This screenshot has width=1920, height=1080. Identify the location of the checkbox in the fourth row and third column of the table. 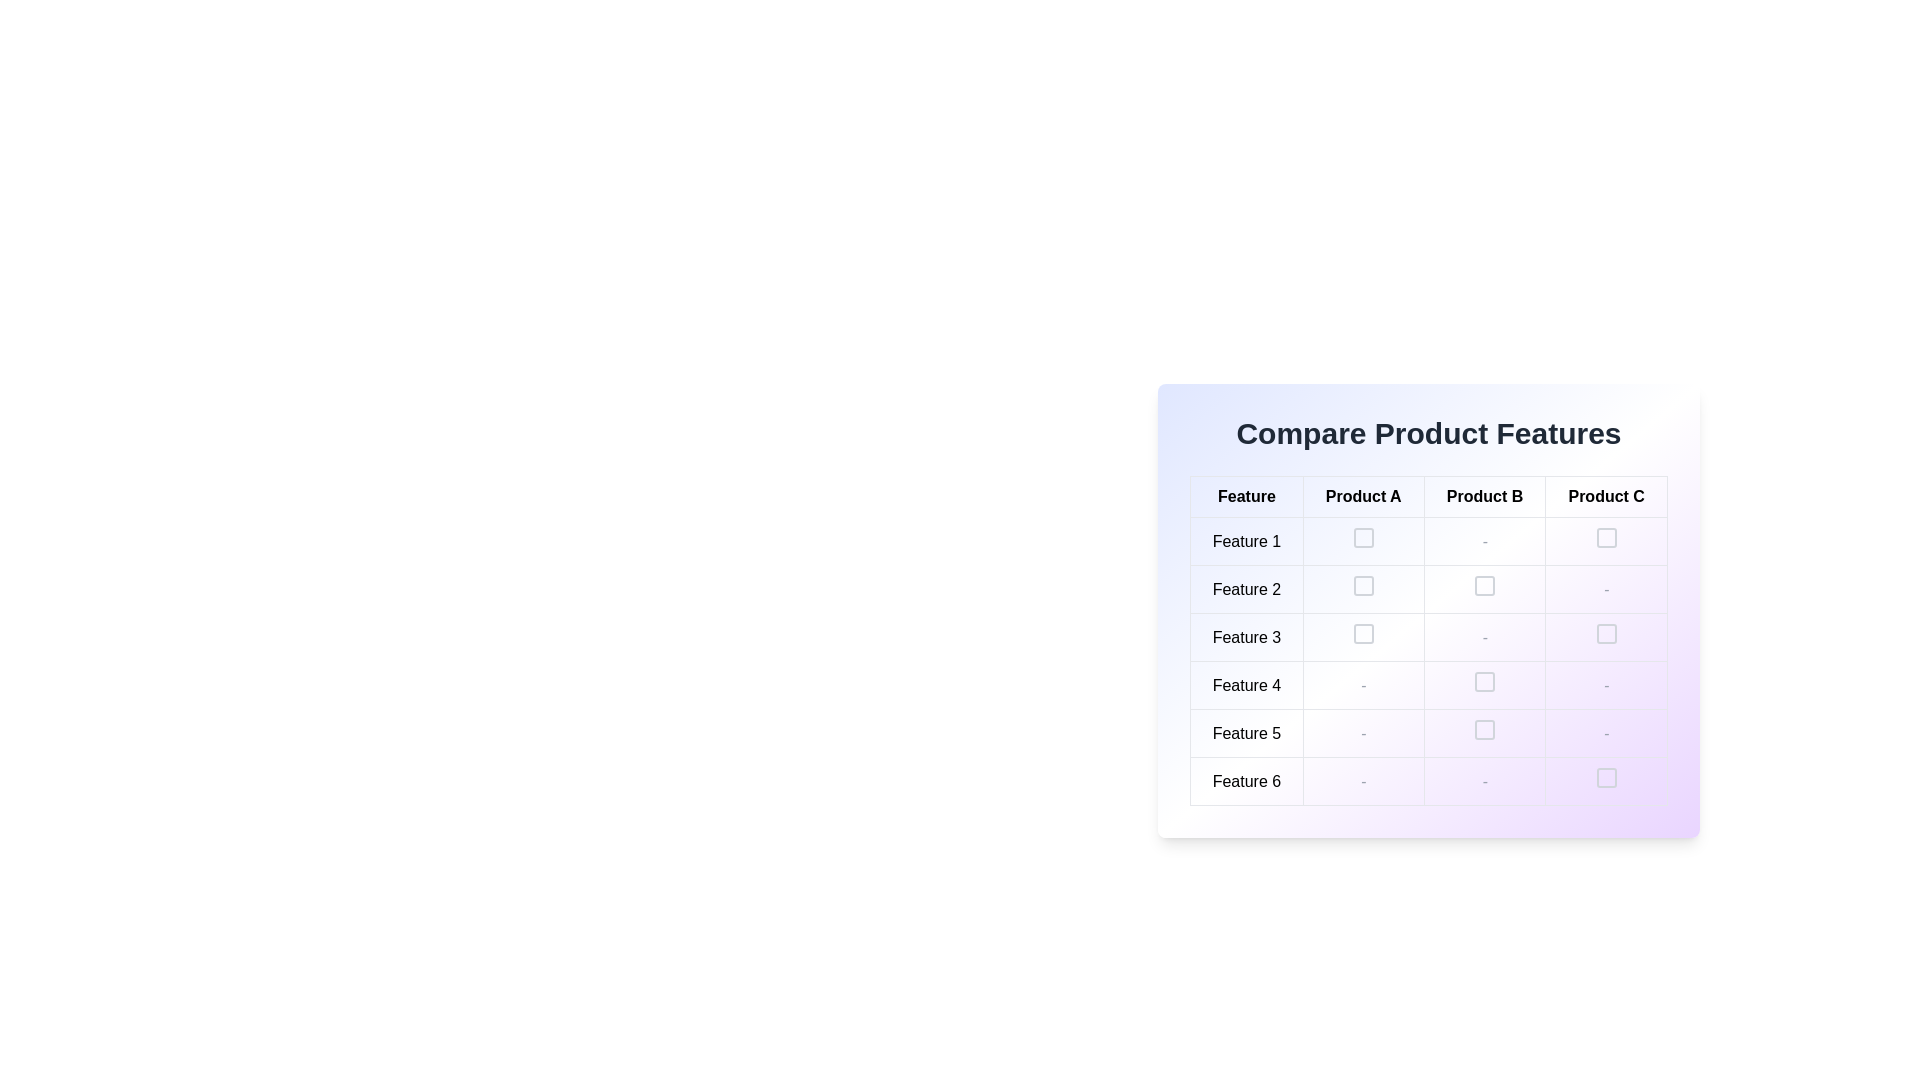
(1485, 684).